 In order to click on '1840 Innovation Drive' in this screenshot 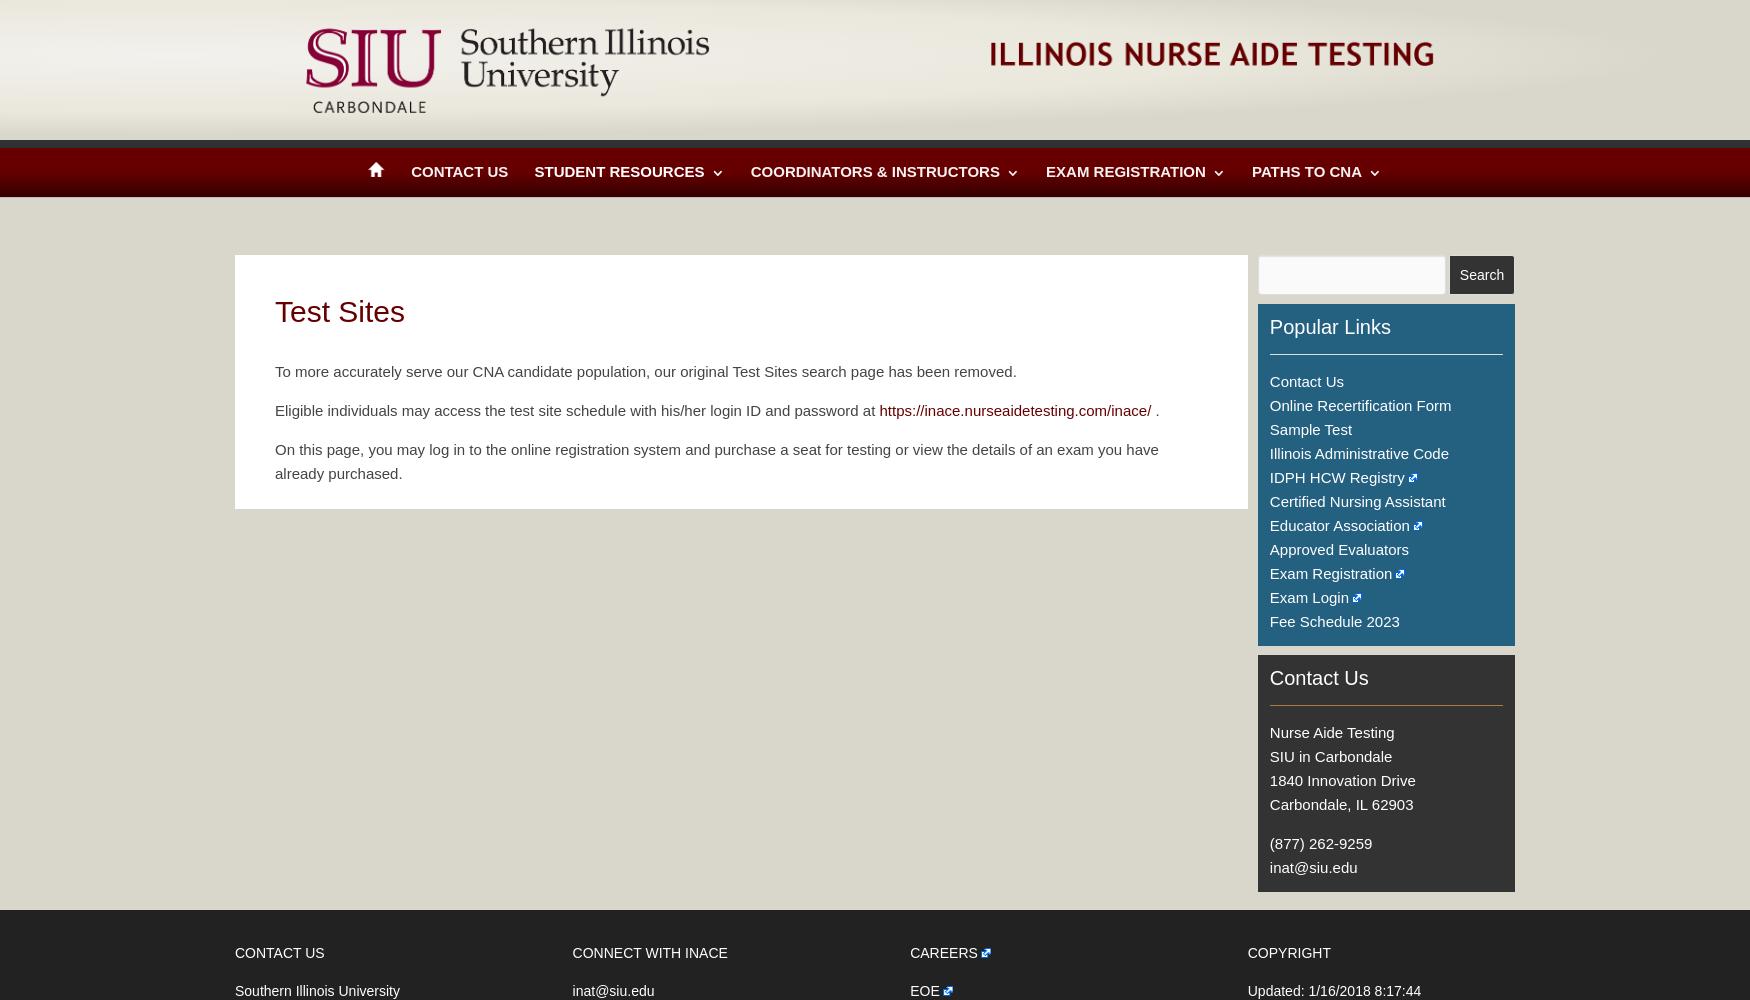, I will do `click(1267, 780)`.